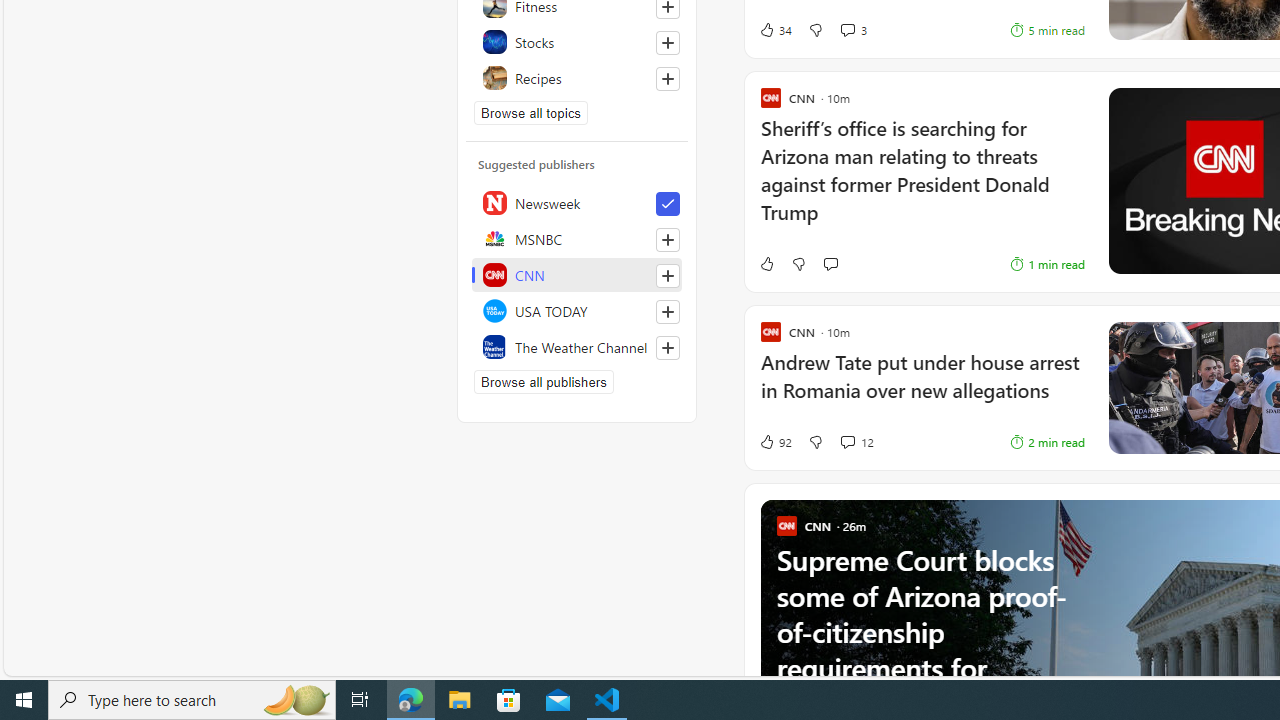  What do you see at coordinates (576, 238) in the screenshot?
I see `'MSNBC'` at bounding box center [576, 238].